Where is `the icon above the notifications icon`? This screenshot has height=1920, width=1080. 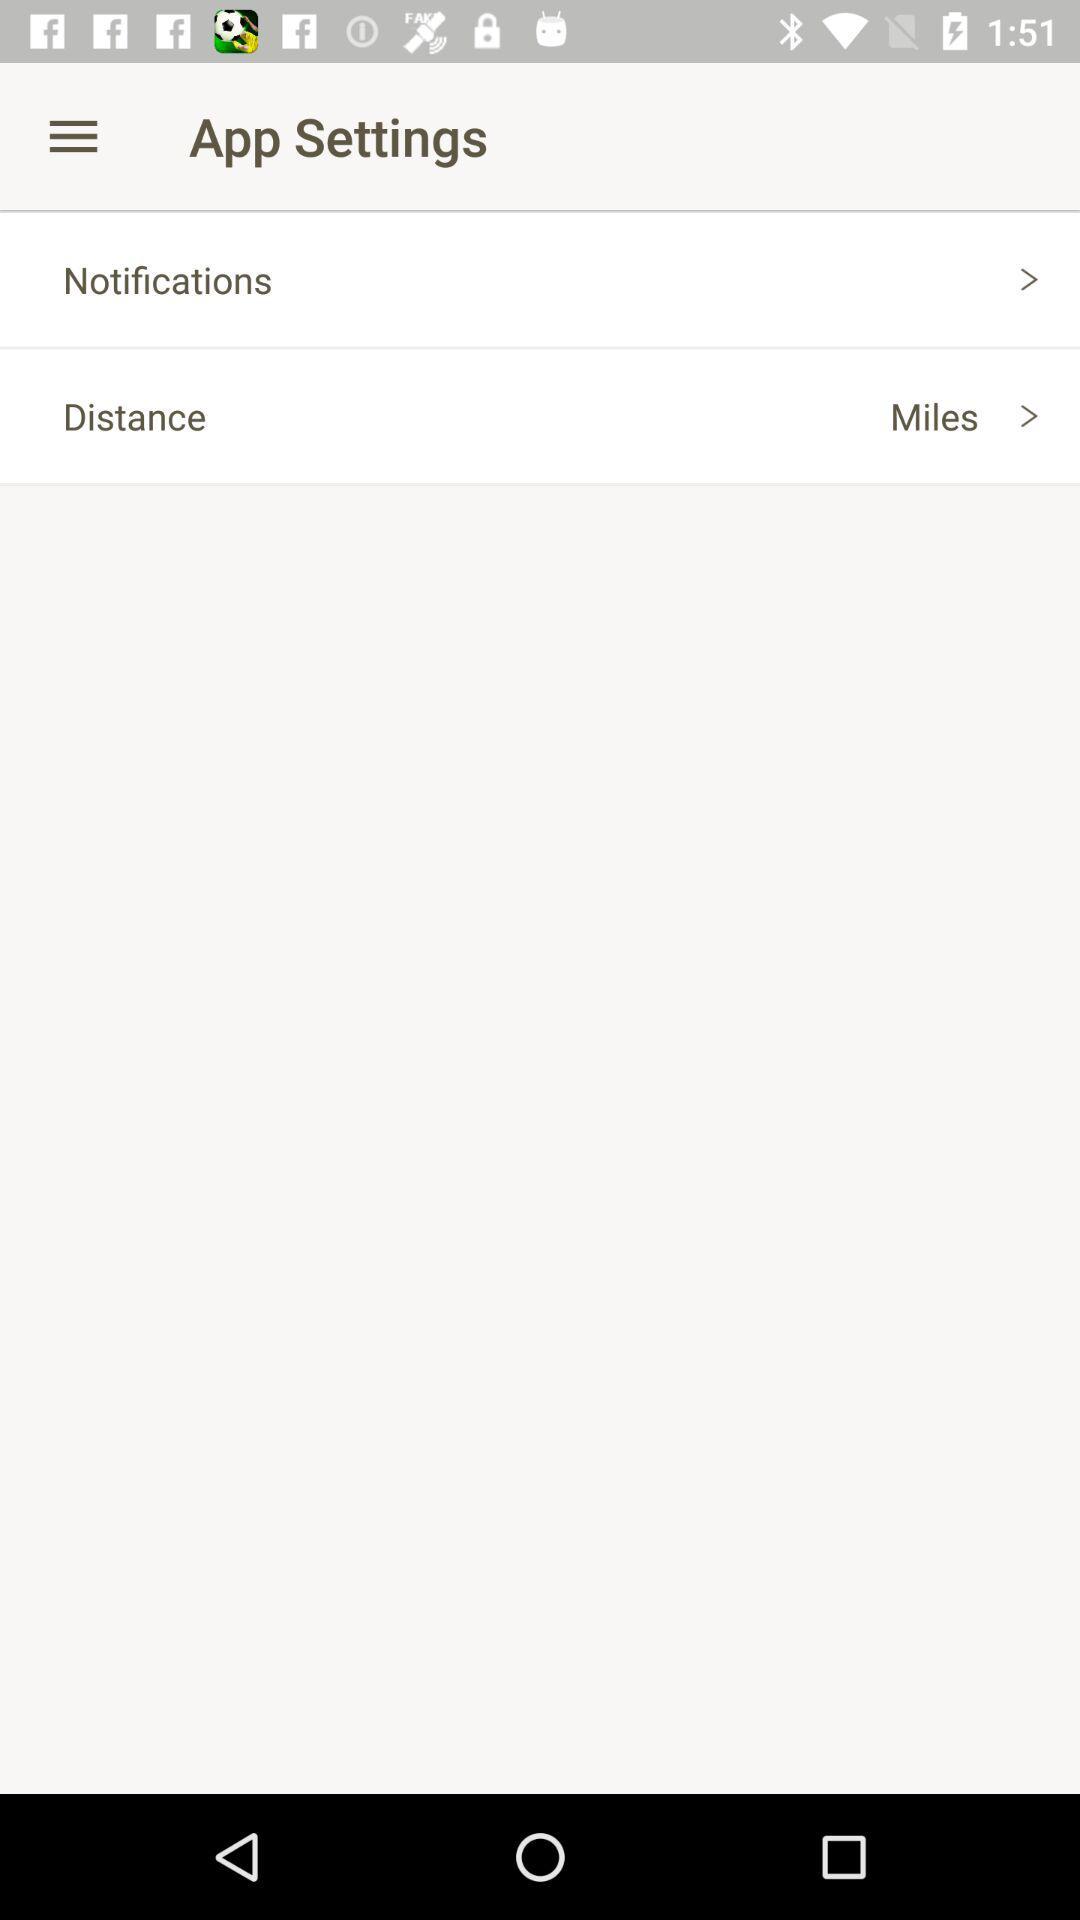
the icon above the notifications icon is located at coordinates (72, 135).